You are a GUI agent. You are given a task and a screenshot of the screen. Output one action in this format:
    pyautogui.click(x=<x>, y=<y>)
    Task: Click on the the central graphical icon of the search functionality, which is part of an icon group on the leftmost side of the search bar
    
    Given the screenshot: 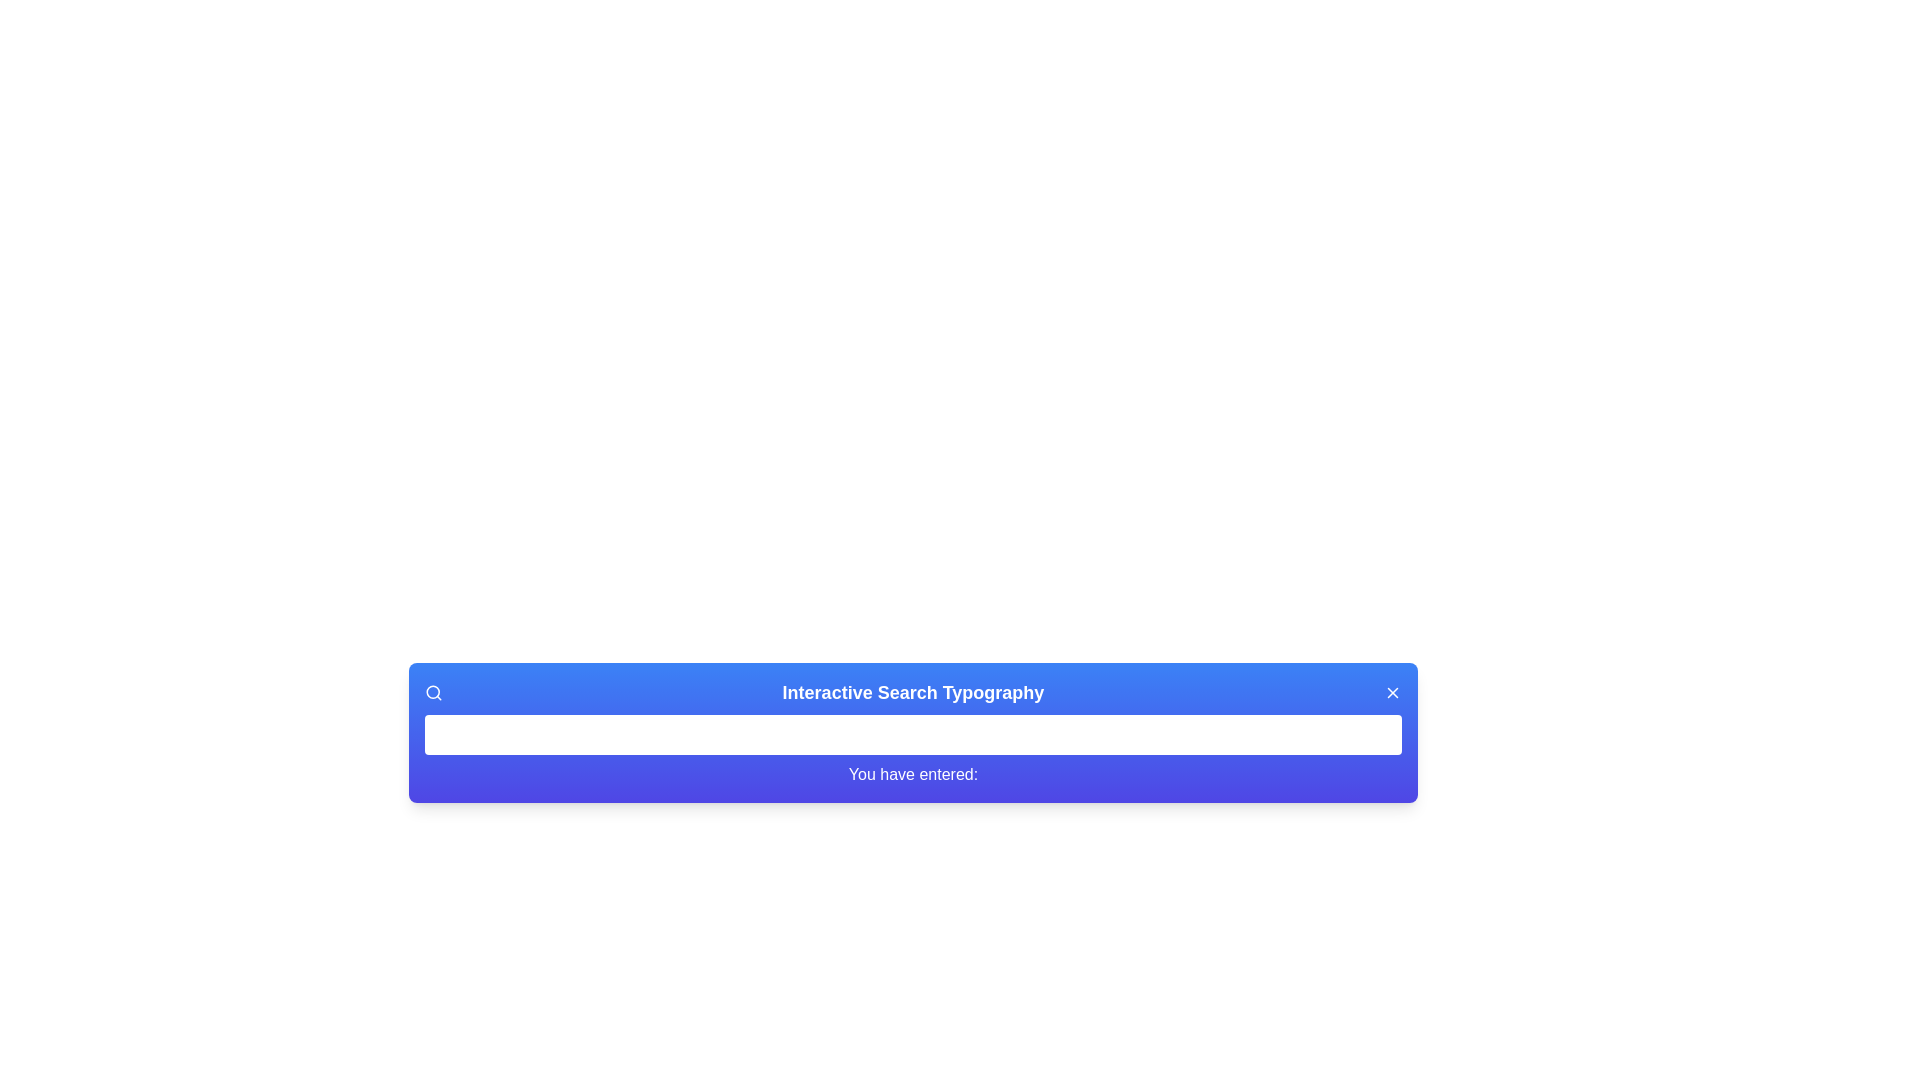 What is the action you would take?
    pyautogui.click(x=432, y=691)
    